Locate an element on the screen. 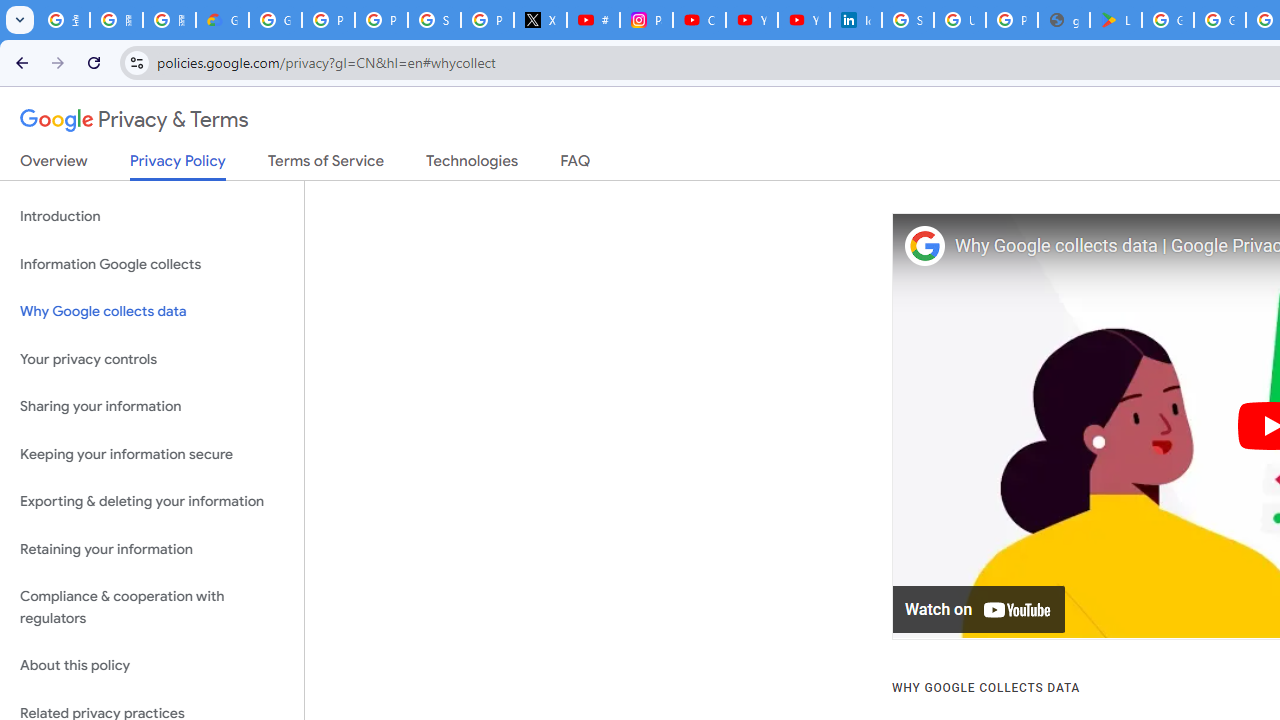 The image size is (1280, 720). 'Compliance & cooperation with regulators' is located at coordinates (151, 607).